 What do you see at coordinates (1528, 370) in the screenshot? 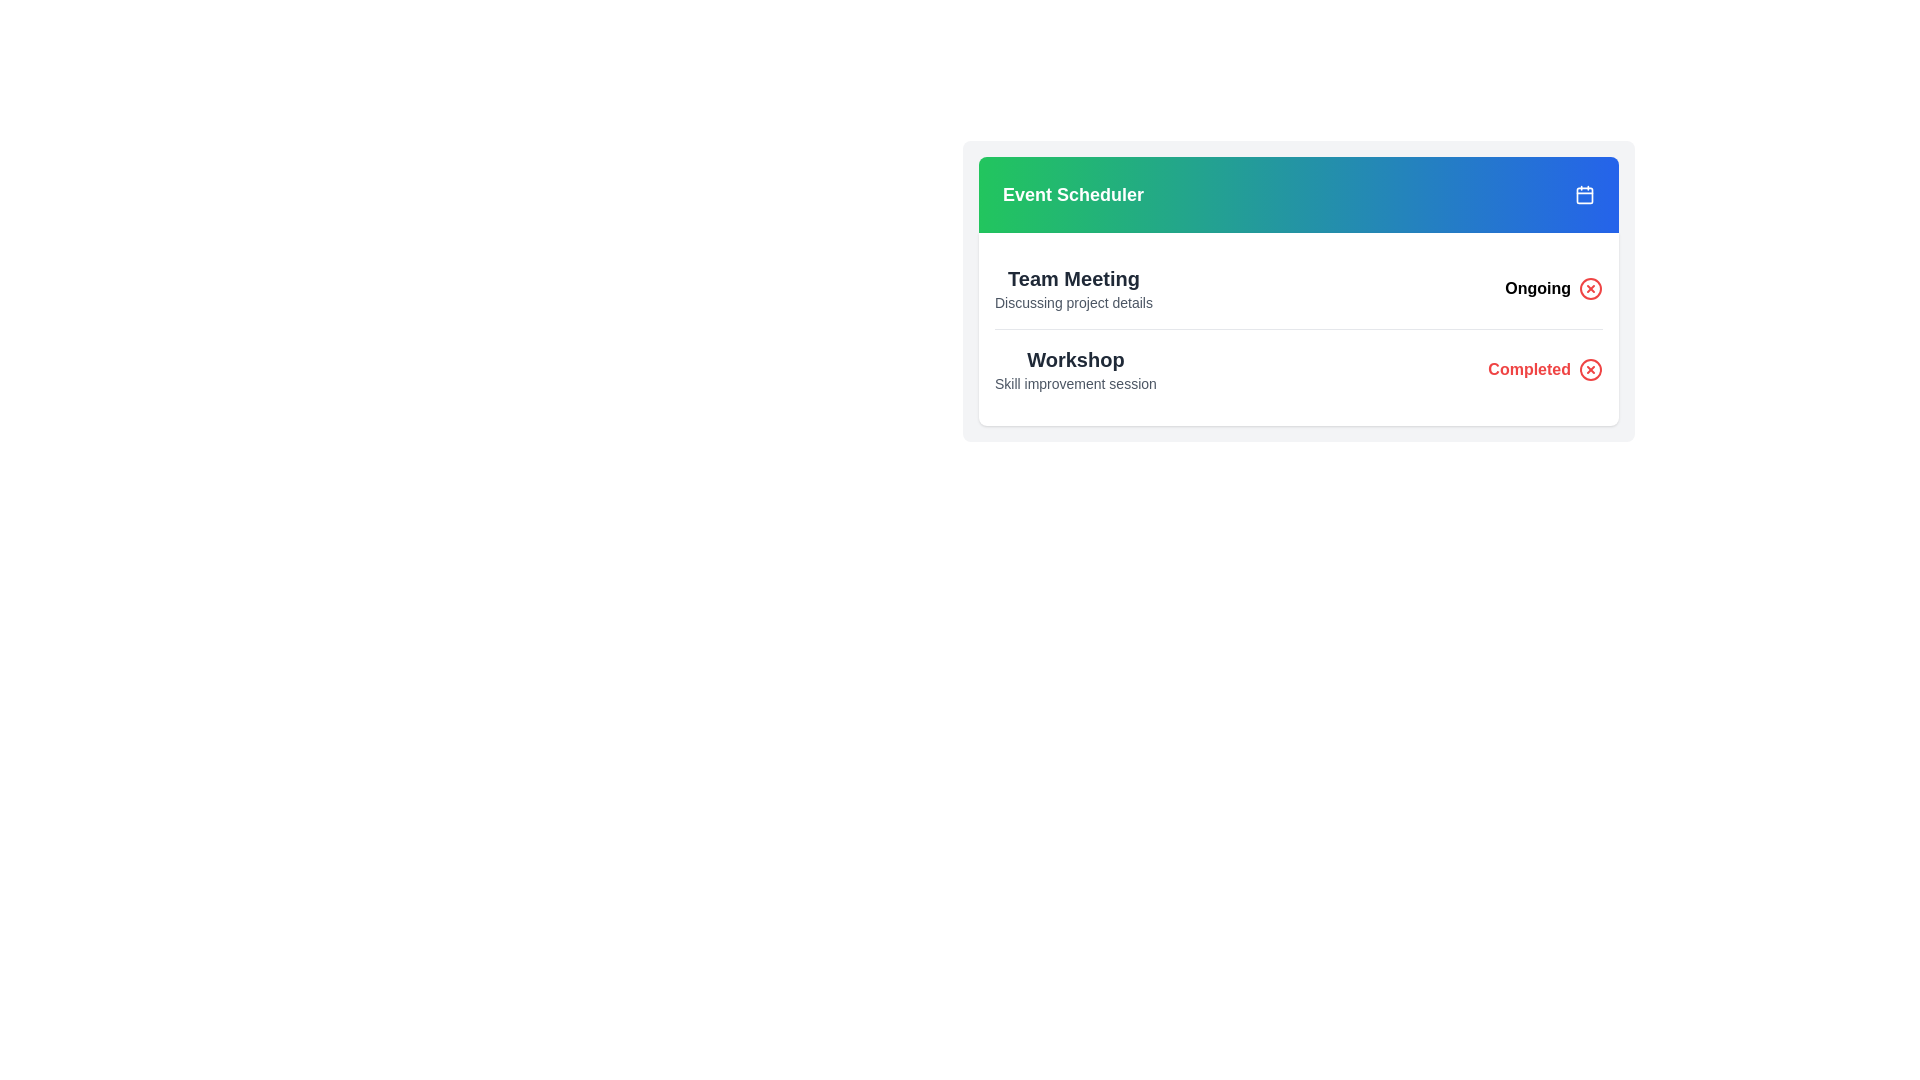
I see `the bold red text label displaying the word 'Completed', located towards the bottom right of the panel associated with the 'Workshop' event` at bounding box center [1528, 370].